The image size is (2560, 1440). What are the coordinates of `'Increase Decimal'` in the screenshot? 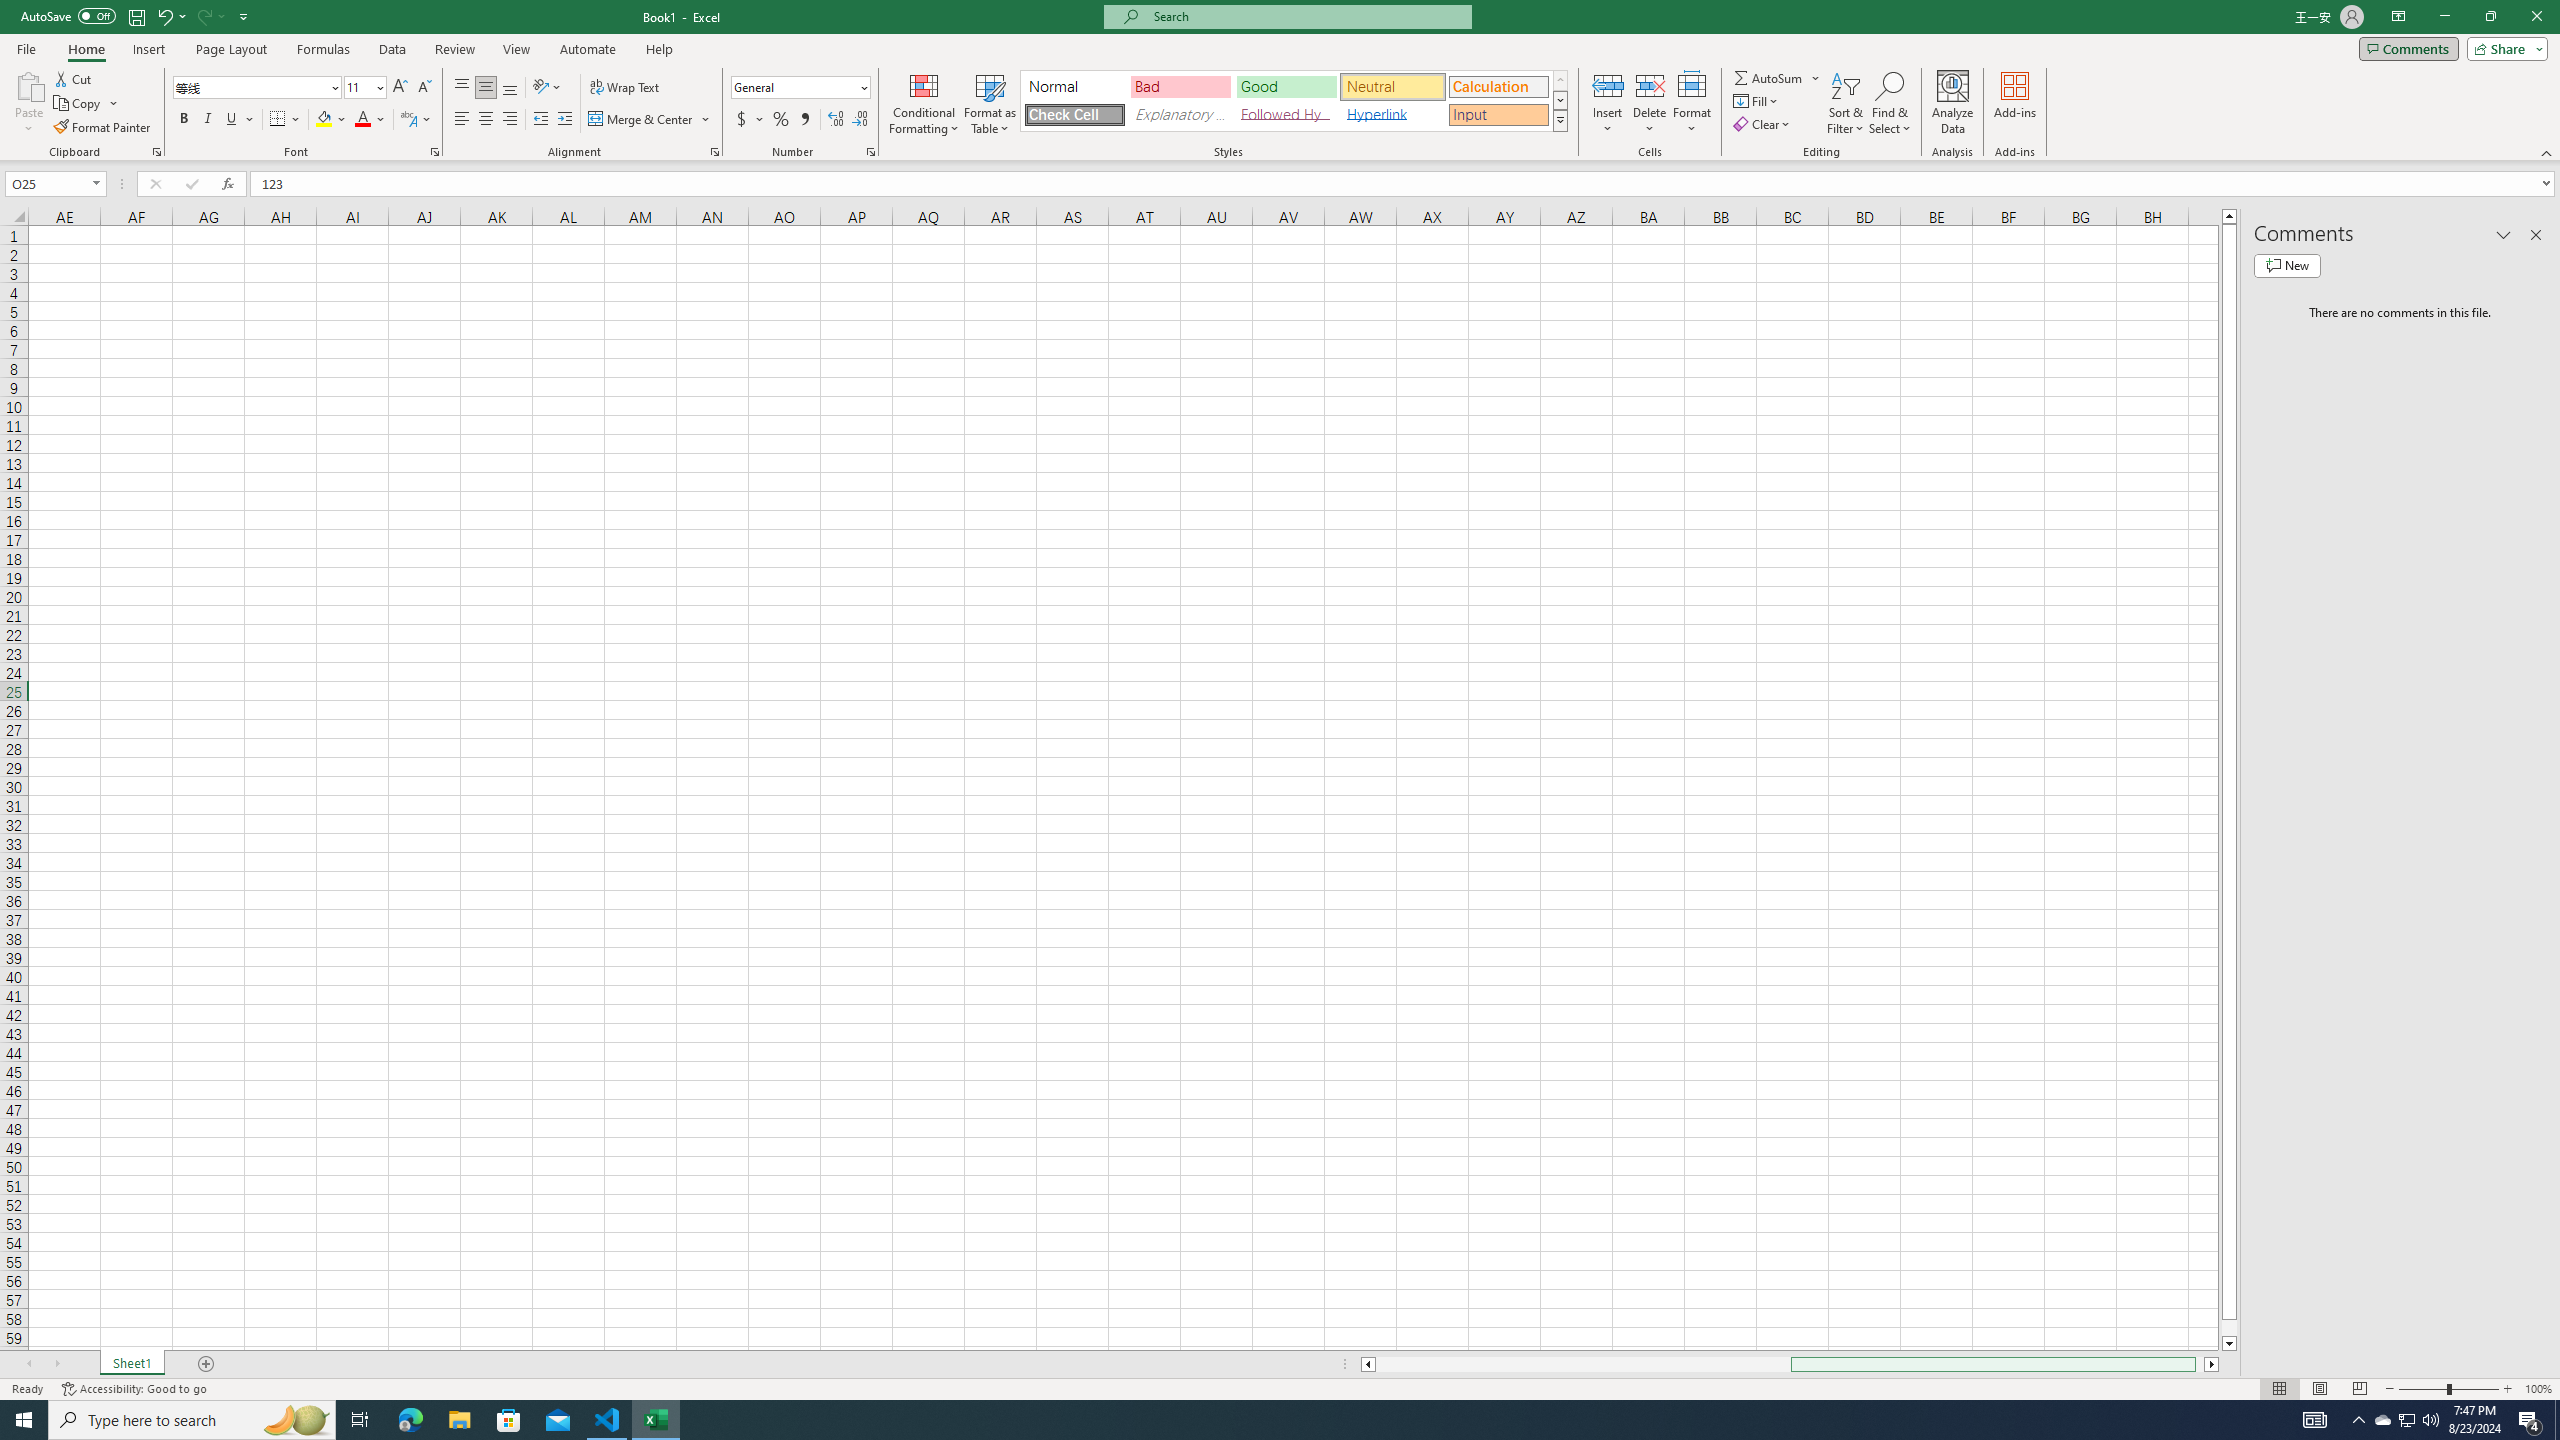 It's located at (835, 118).